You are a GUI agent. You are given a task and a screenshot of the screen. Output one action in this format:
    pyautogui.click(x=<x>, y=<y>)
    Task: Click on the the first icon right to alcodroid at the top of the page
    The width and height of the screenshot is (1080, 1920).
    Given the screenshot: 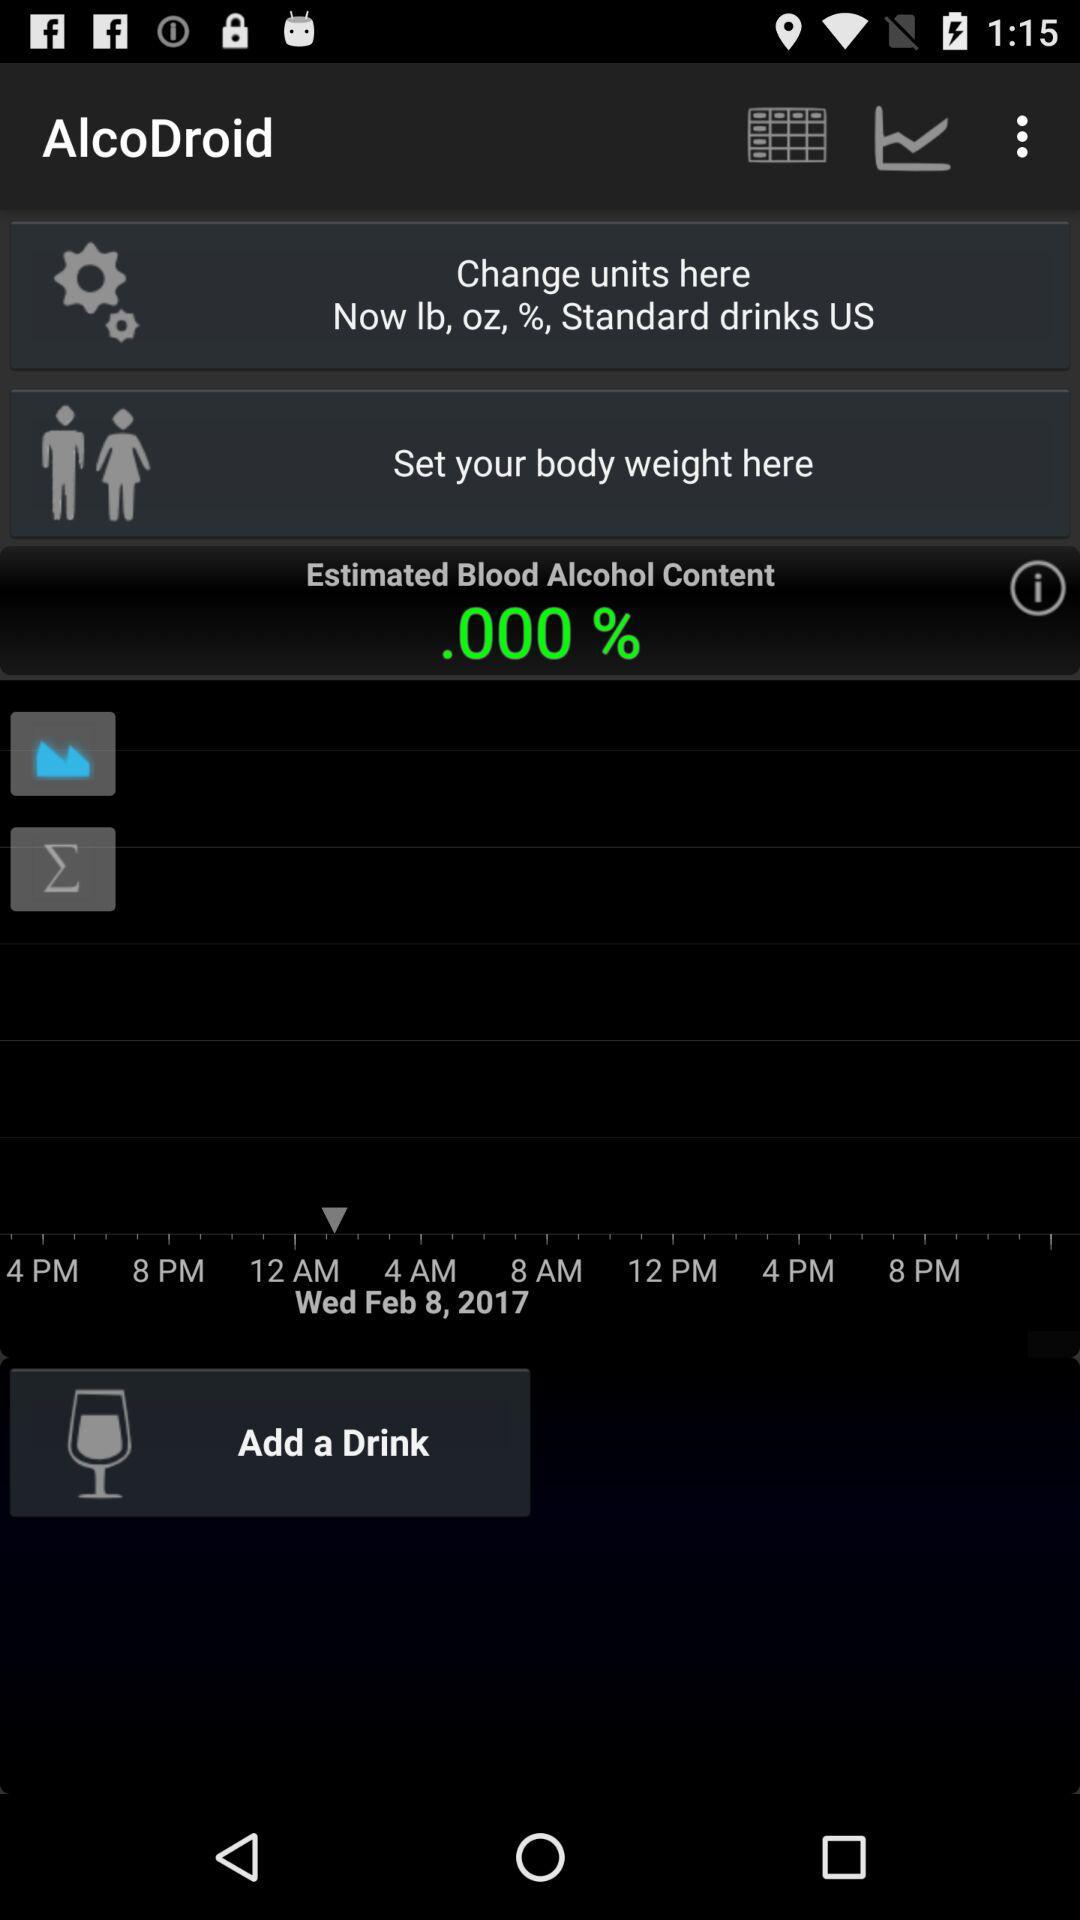 What is the action you would take?
    pyautogui.click(x=785, y=136)
    